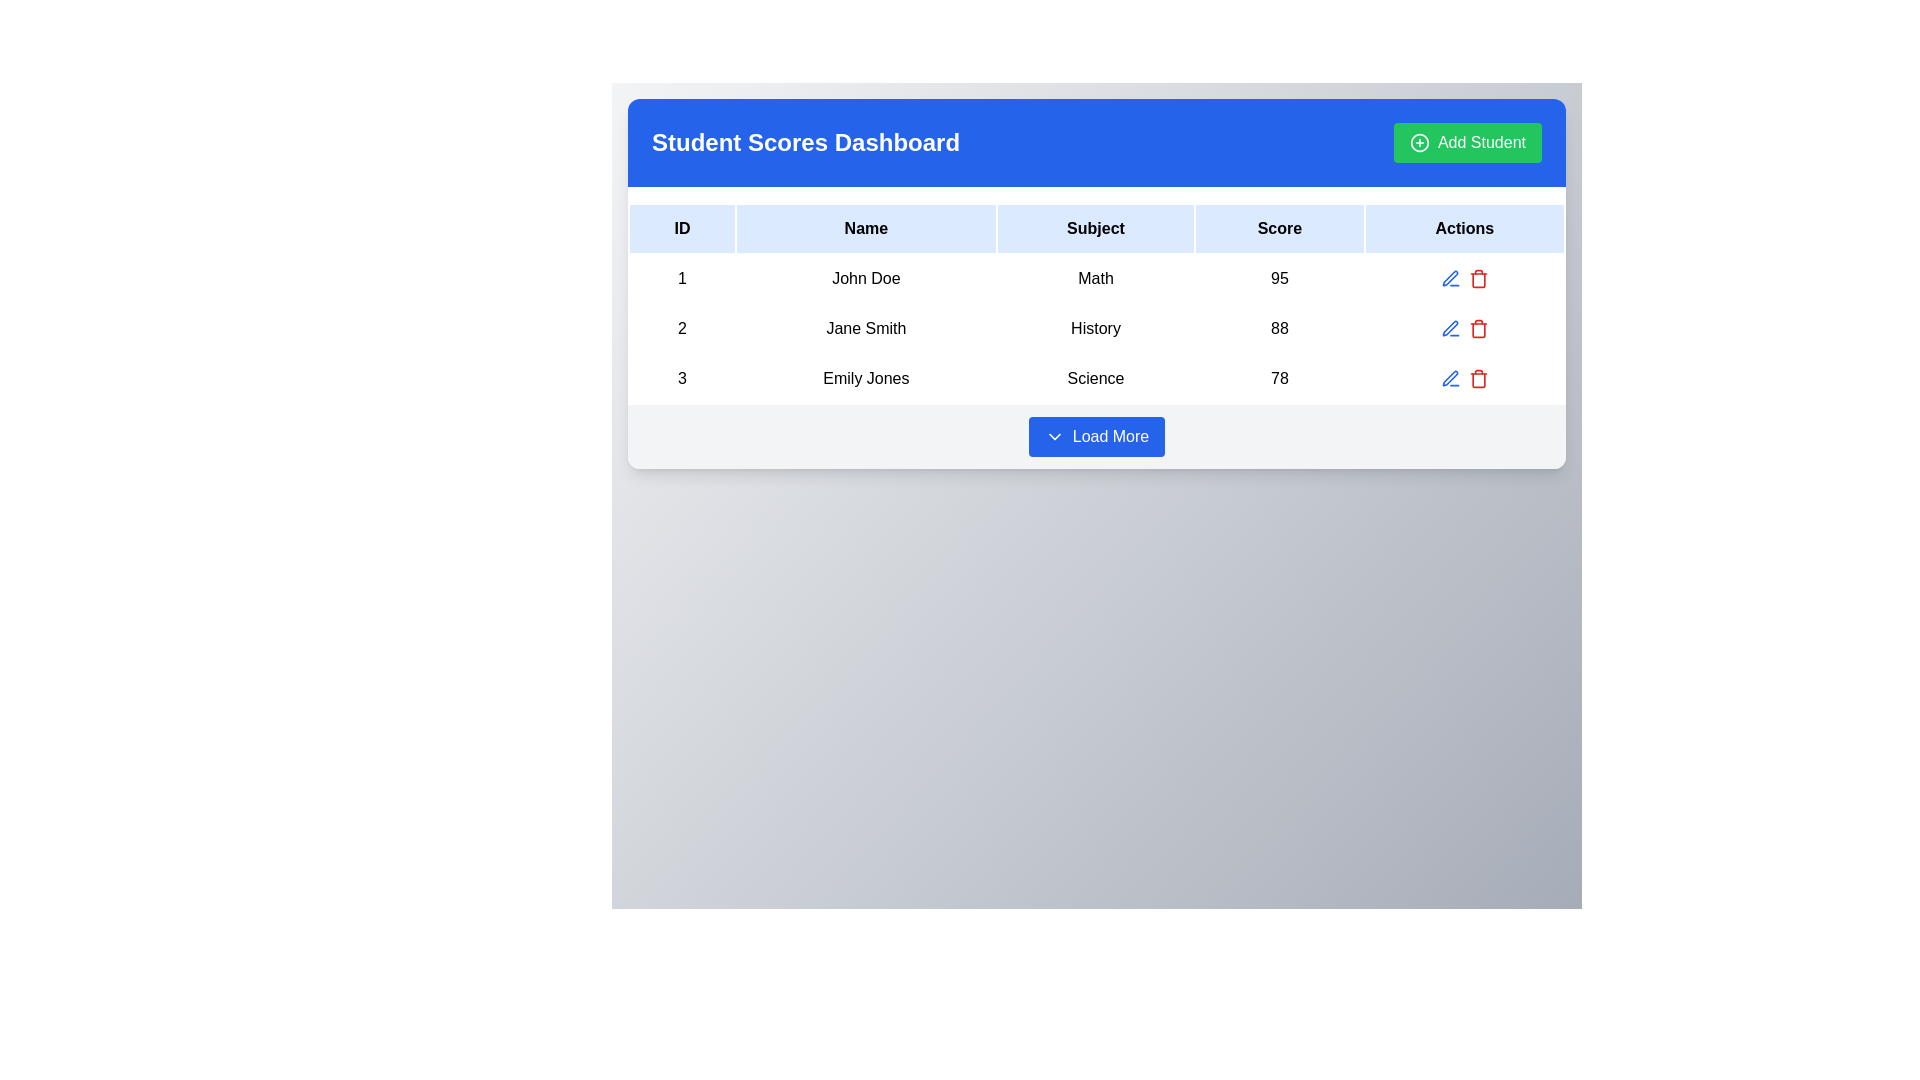 The width and height of the screenshot is (1920, 1080). I want to click on the first table row displaying student information under the 'Student Scores Dashboard' header, so click(1096, 278).